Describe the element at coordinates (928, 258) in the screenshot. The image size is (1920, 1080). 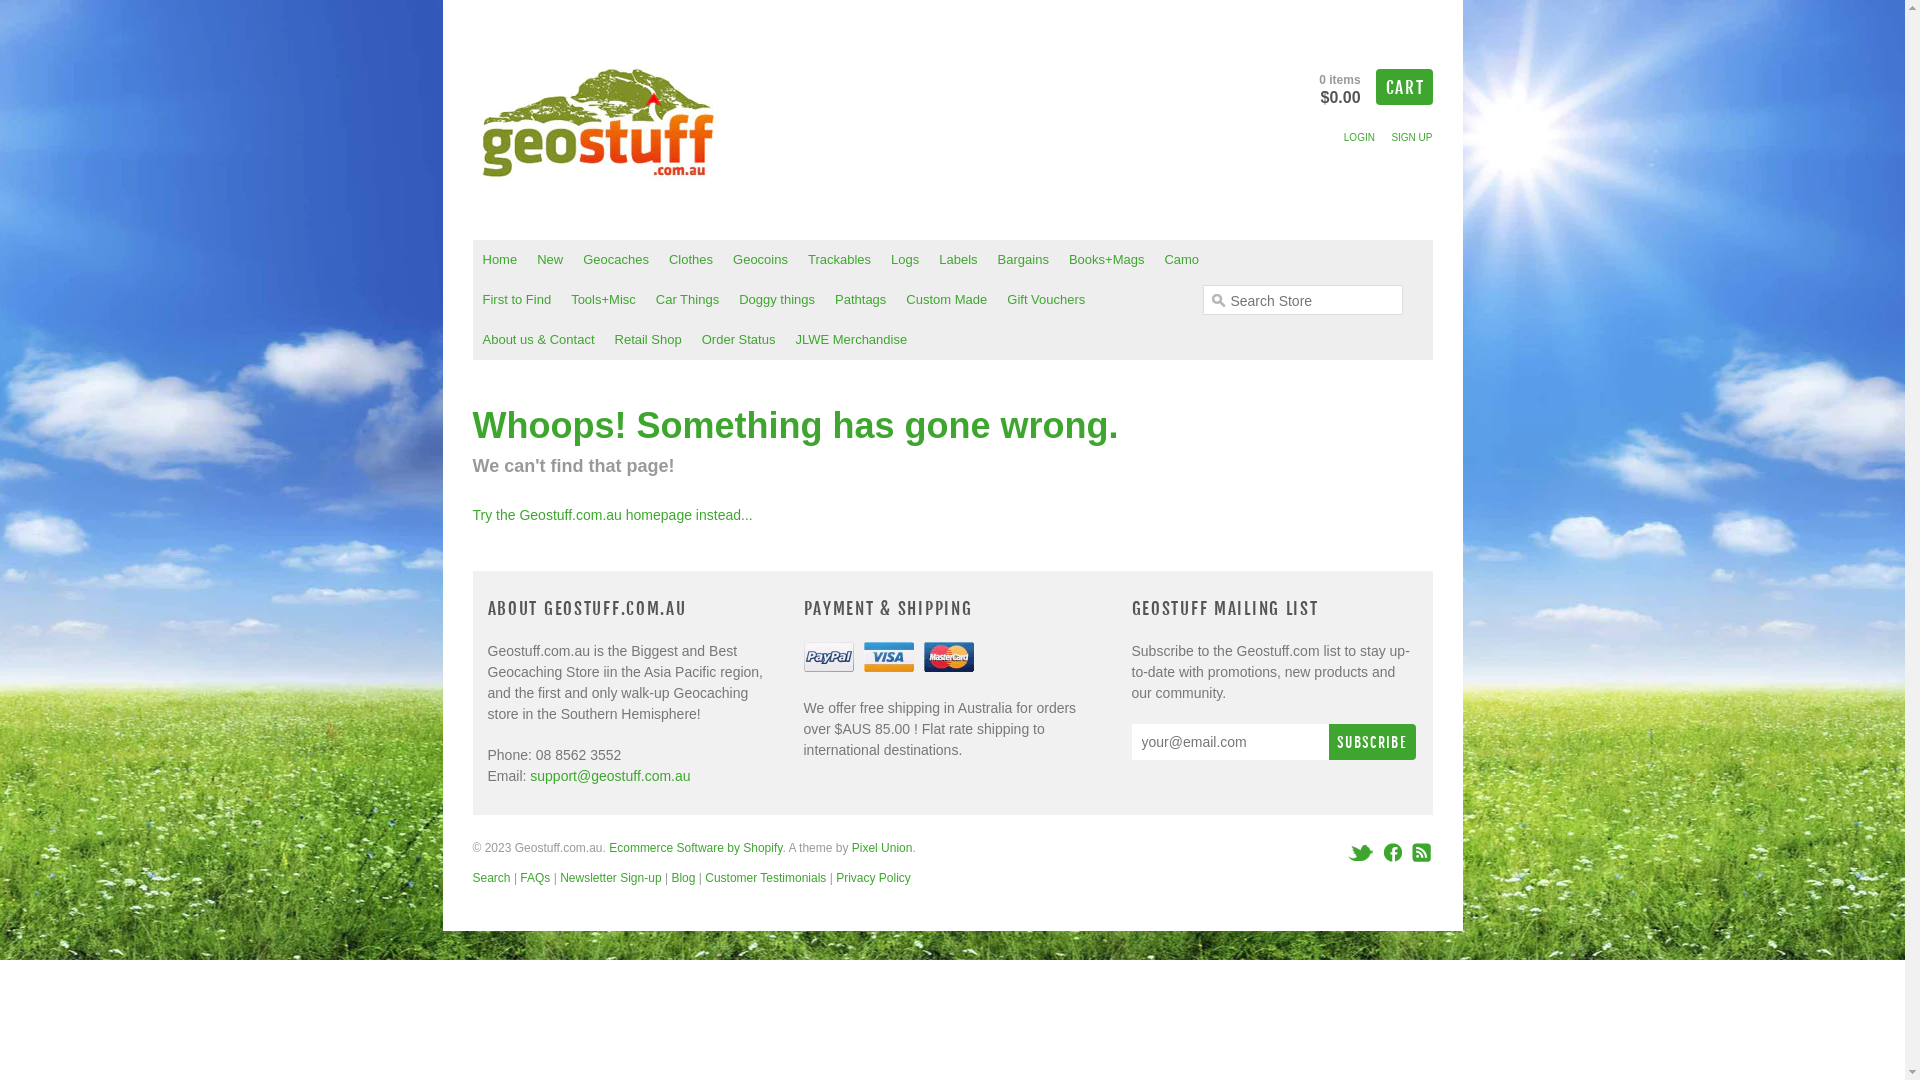
I see `'Labels'` at that location.